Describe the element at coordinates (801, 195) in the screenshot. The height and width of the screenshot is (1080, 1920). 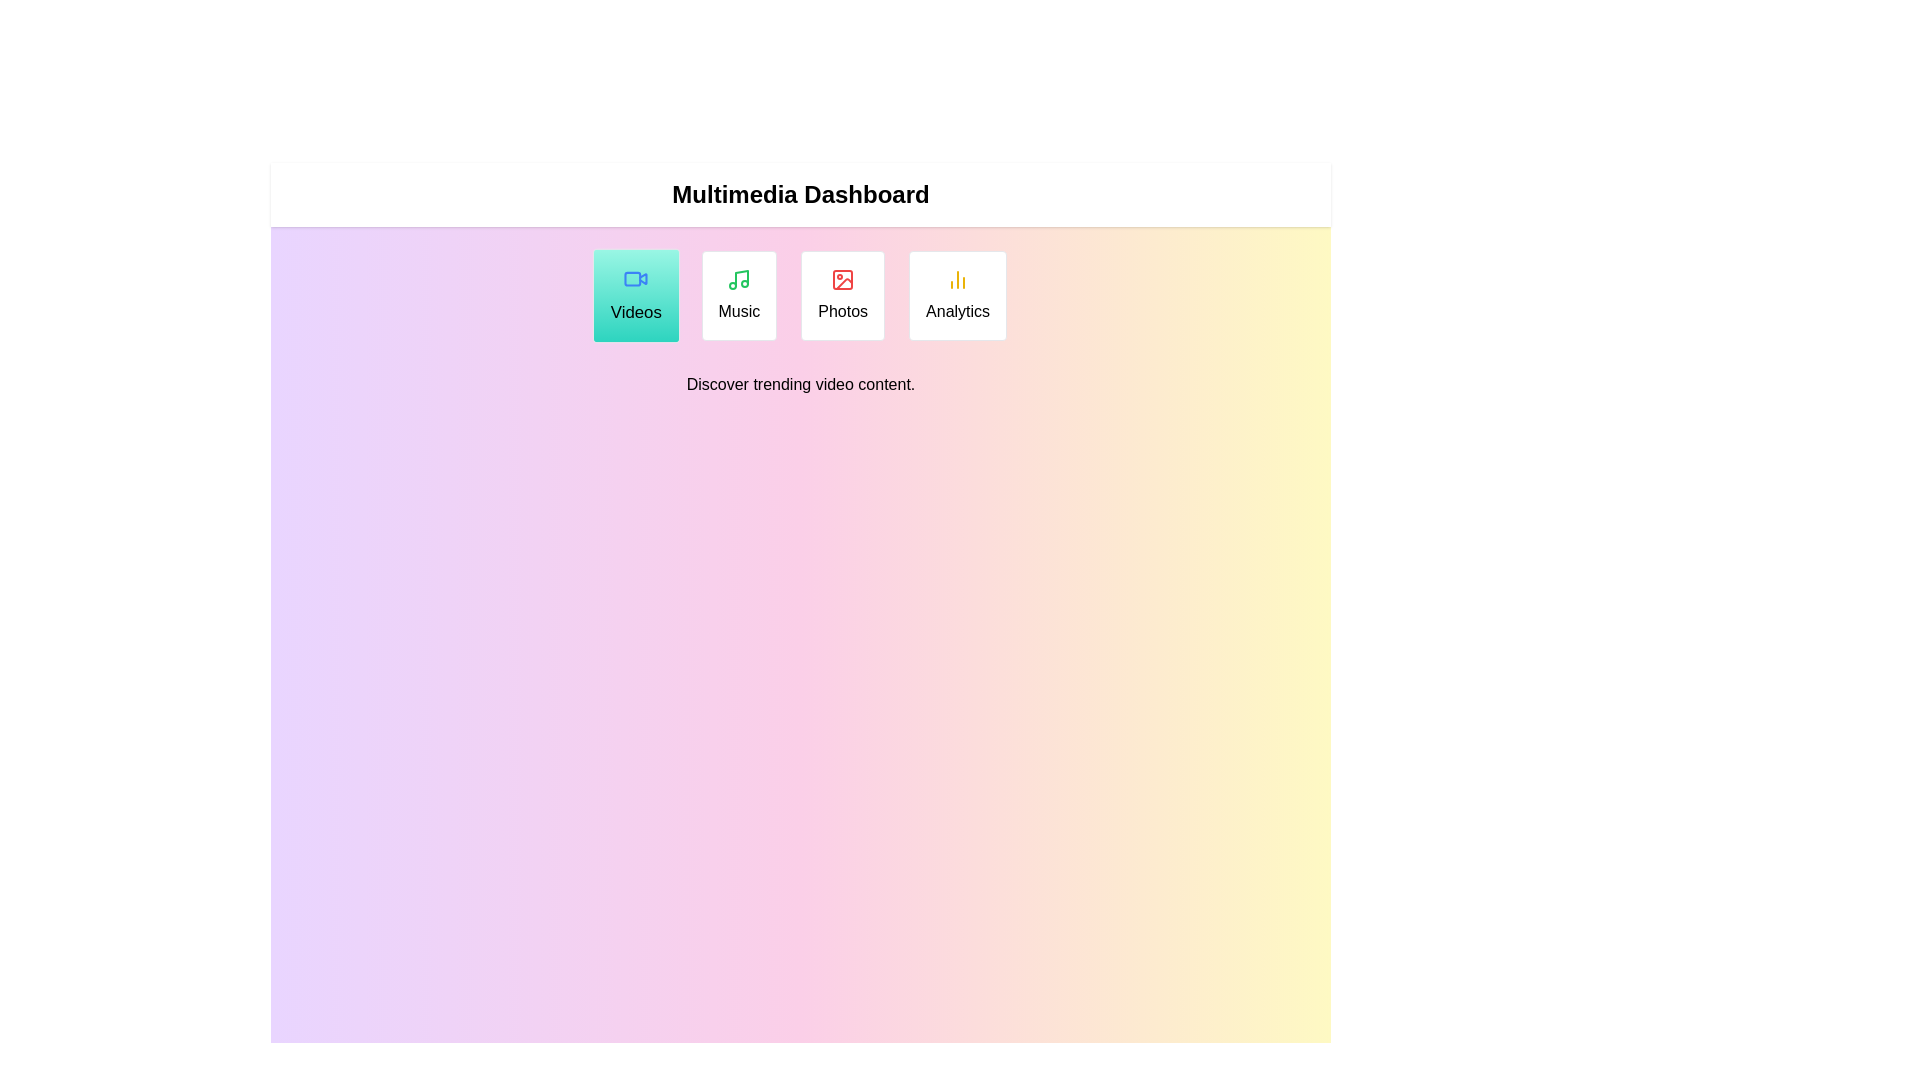
I see `the header to inspect its text` at that location.